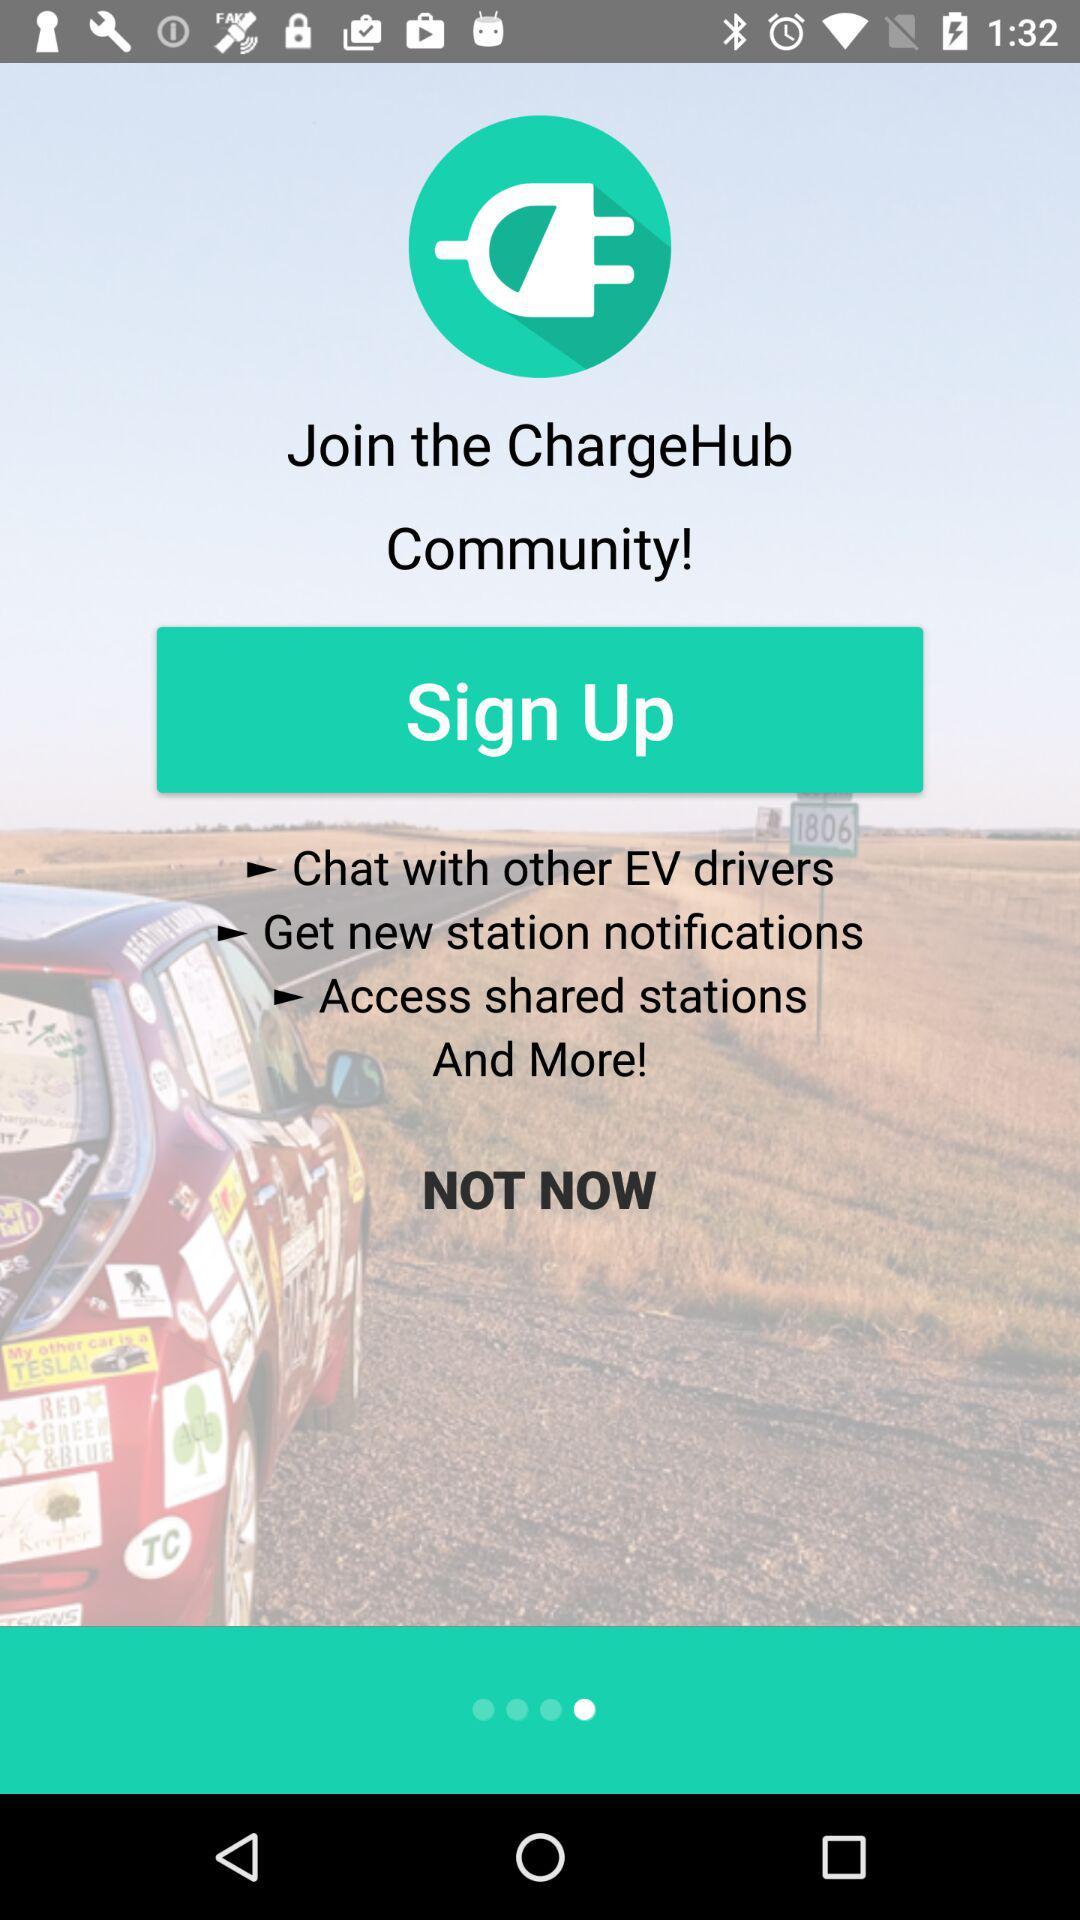 This screenshot has width=1080, height=1920. What do you see at coordinates (538, 1188) in the screenshot?
I see `the not now` at bounding box center [538, 1188].